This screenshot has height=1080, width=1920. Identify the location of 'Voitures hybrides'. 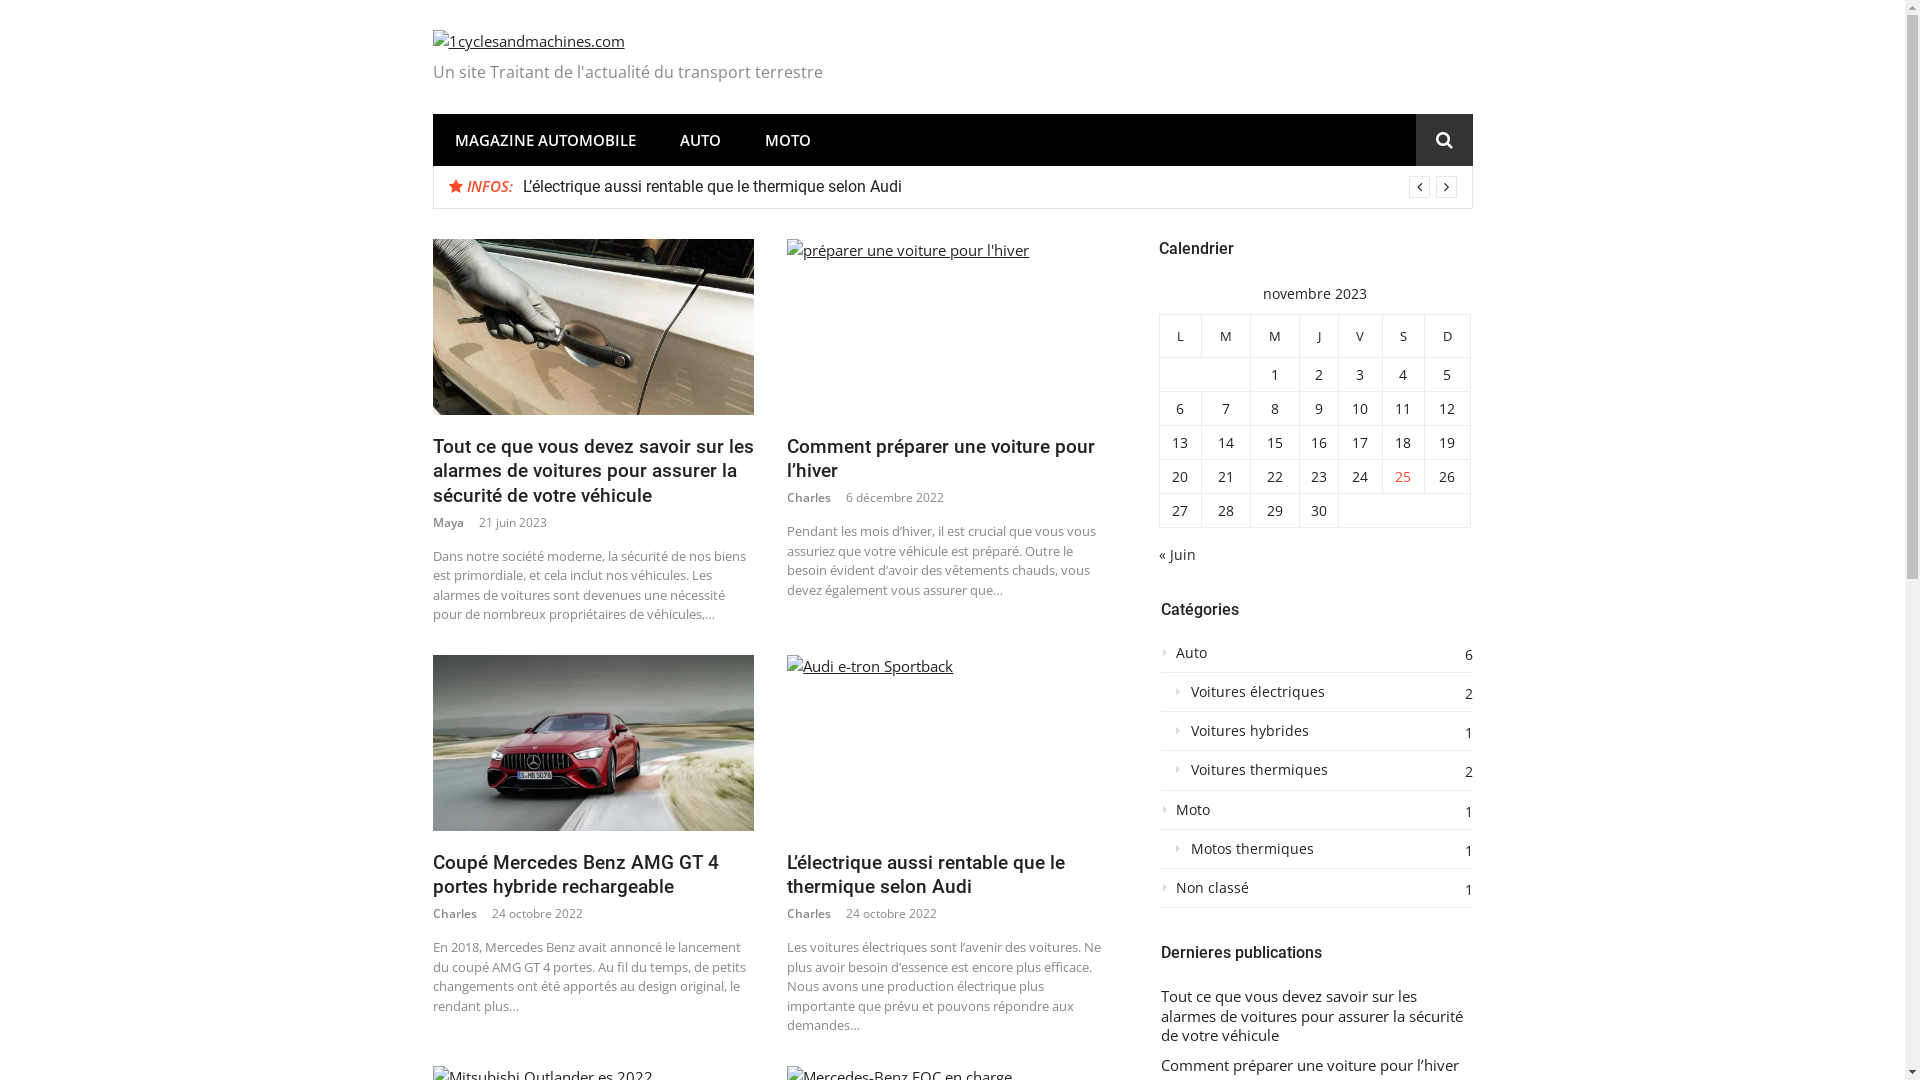
(1315, 736).